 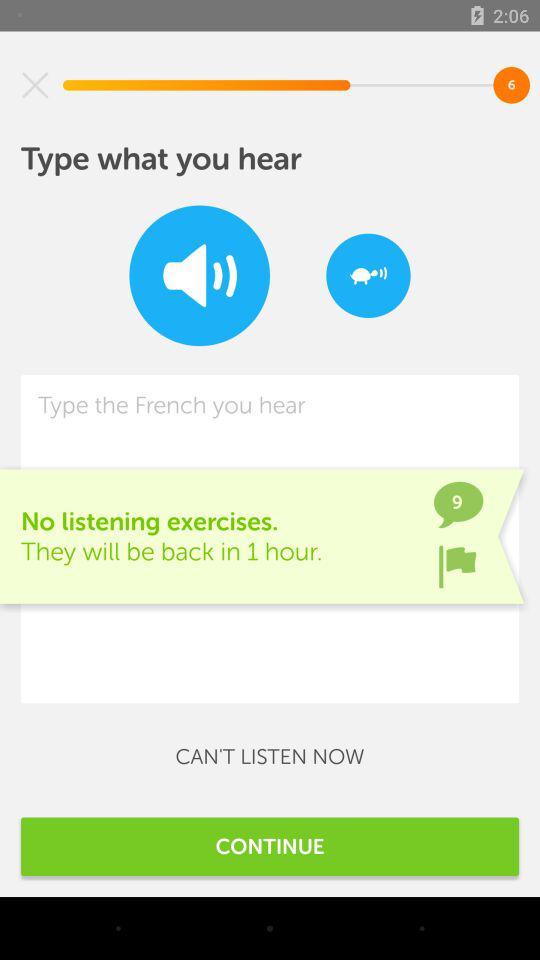 I want to click on the continue item, so click(x=270, y=845).